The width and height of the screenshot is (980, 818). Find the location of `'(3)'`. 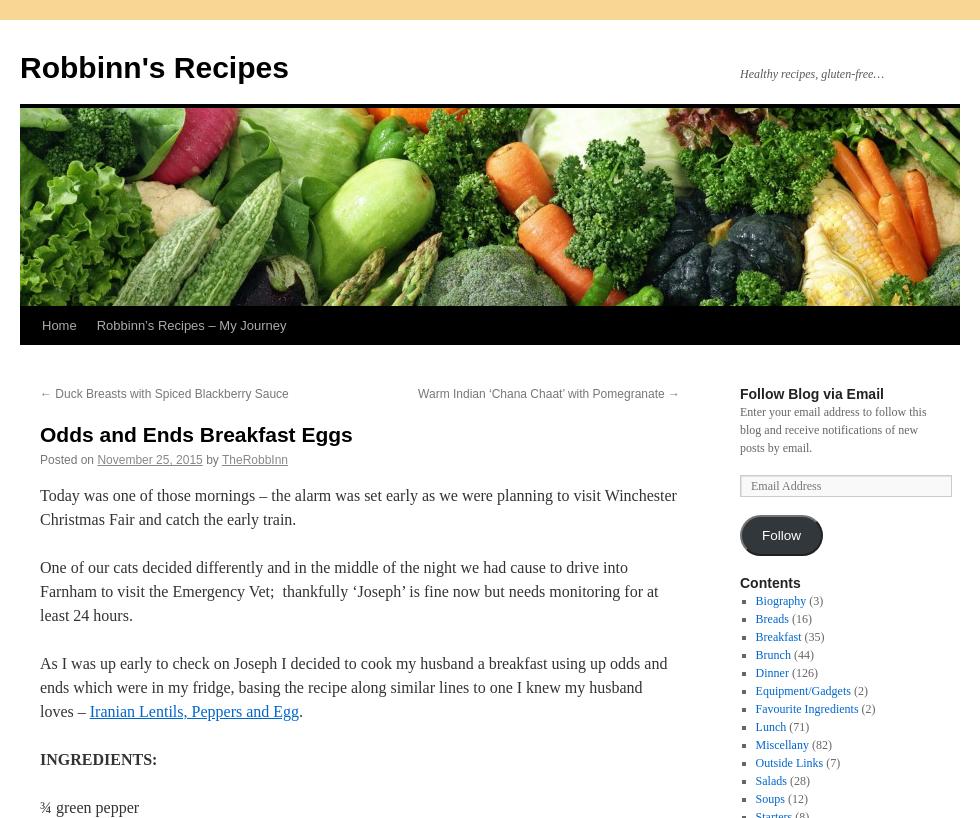

'(3)' is located at coordinates (814, 599).